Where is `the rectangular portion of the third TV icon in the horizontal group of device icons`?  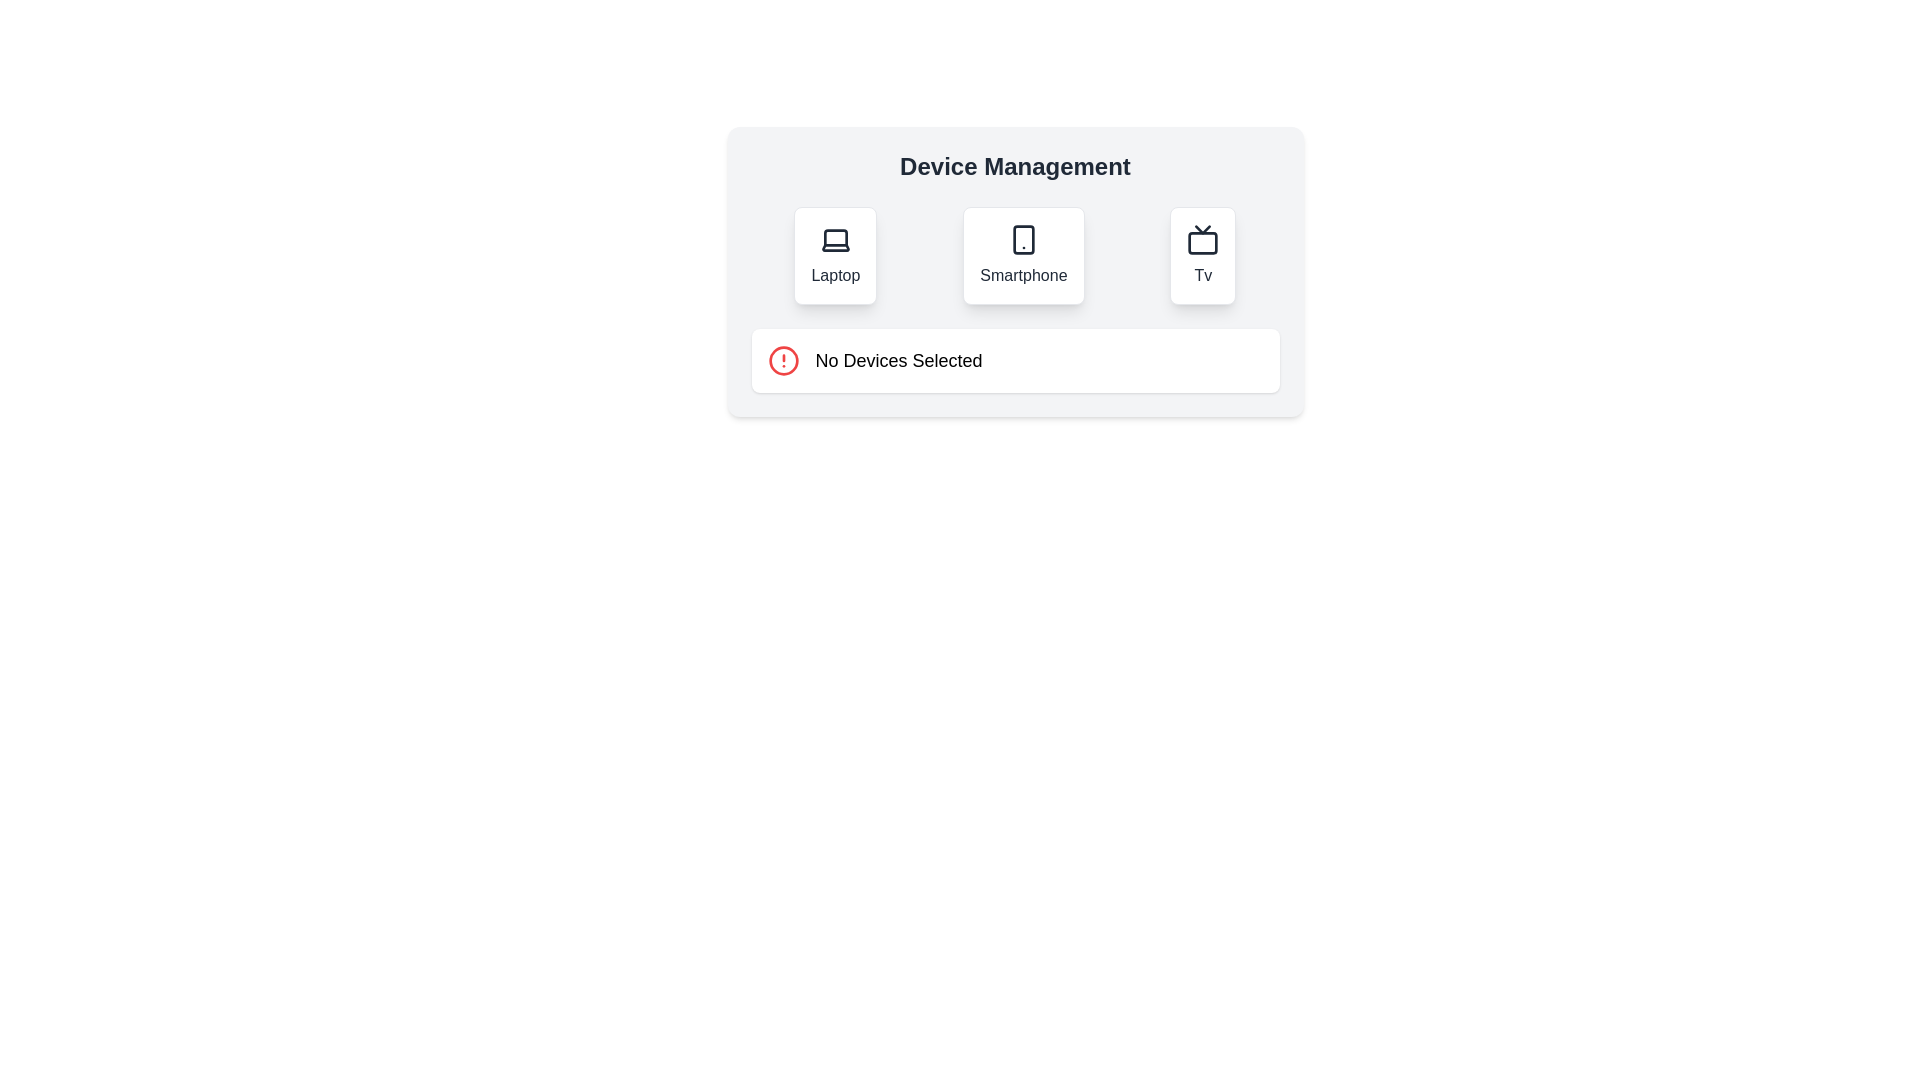
the rectangular portion of the third TV icon in the horizontal group of device icons is located at coordinates (1202, 242).